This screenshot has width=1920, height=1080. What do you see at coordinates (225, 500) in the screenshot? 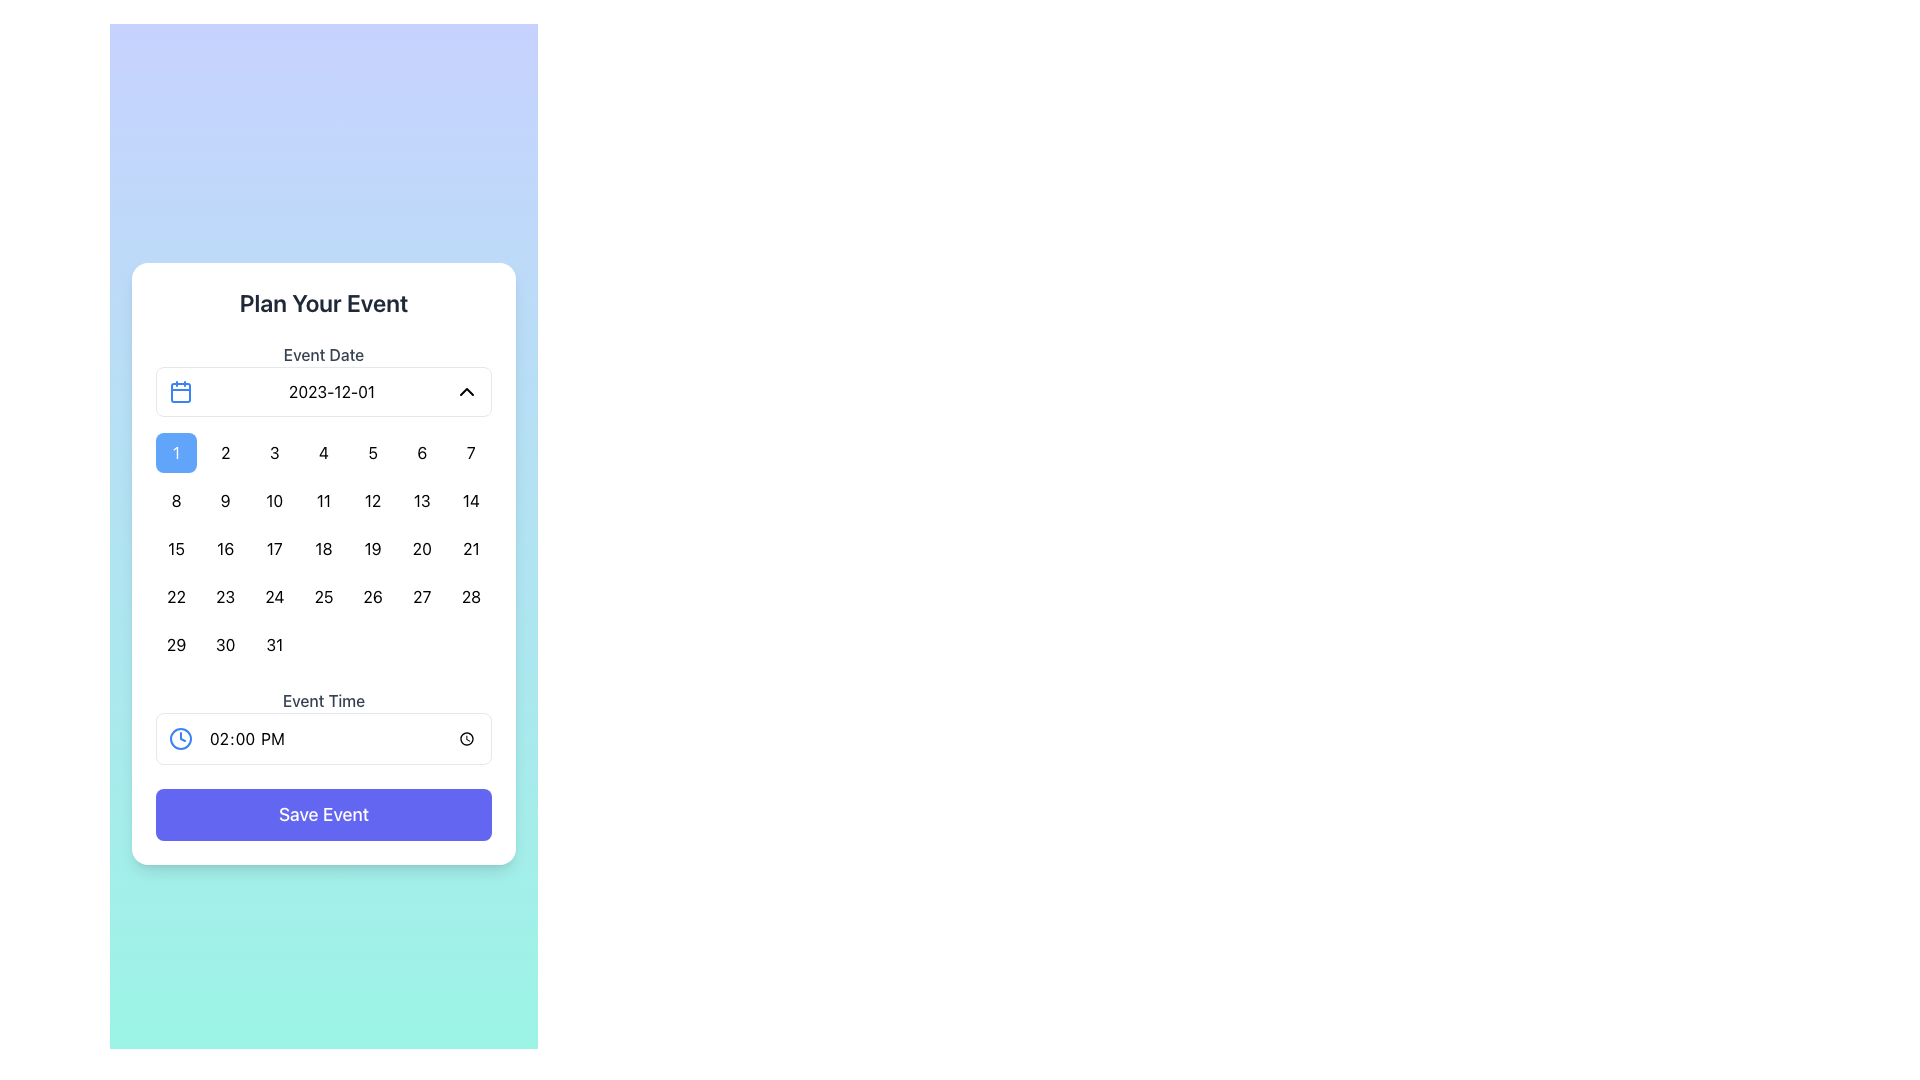
I see `the button representing the ninth day of the month in the calendar interface to visualize feedback` at bounding box center [225, 500].